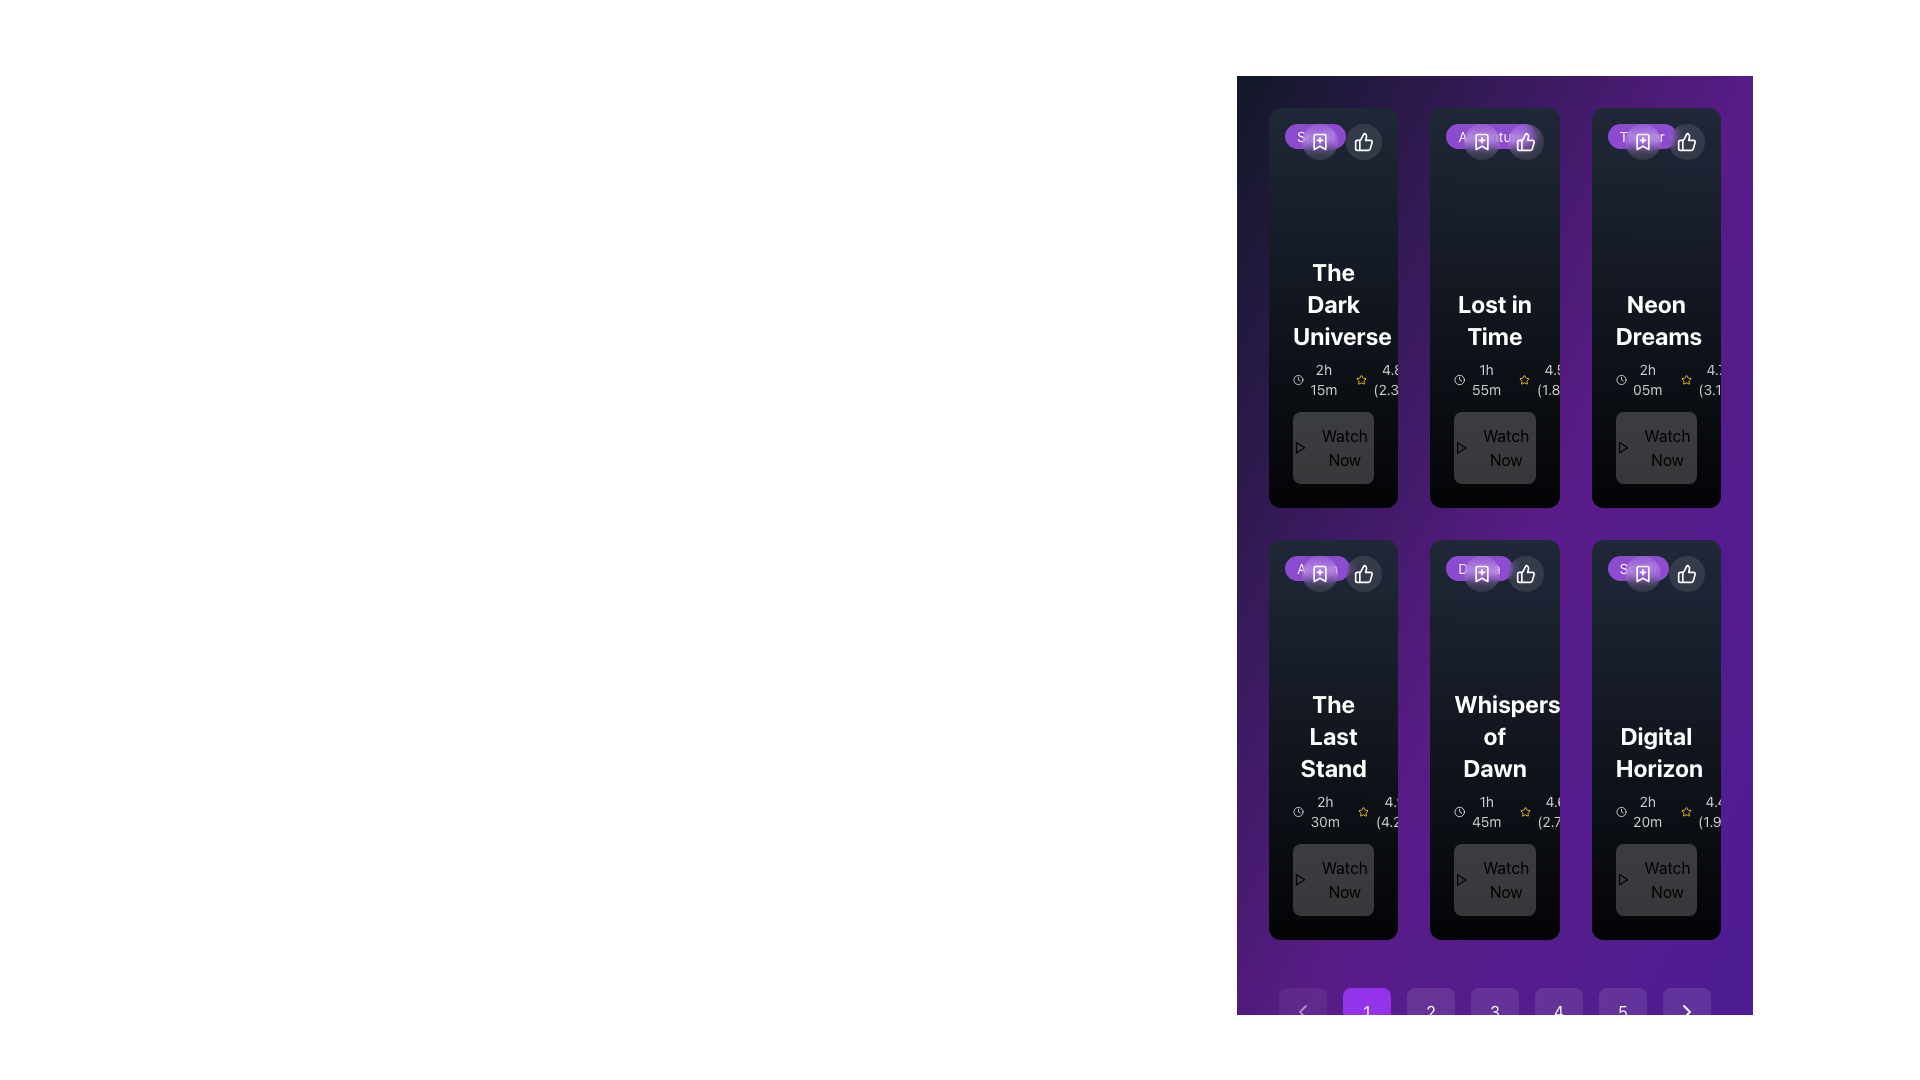 The image size is (1920, 1080). Describe the element at coordinates (1494, 380) in the screenshot. I see `the Information display section that shows the content duration and rating for the card titled 'Lost in Time'` at that location.